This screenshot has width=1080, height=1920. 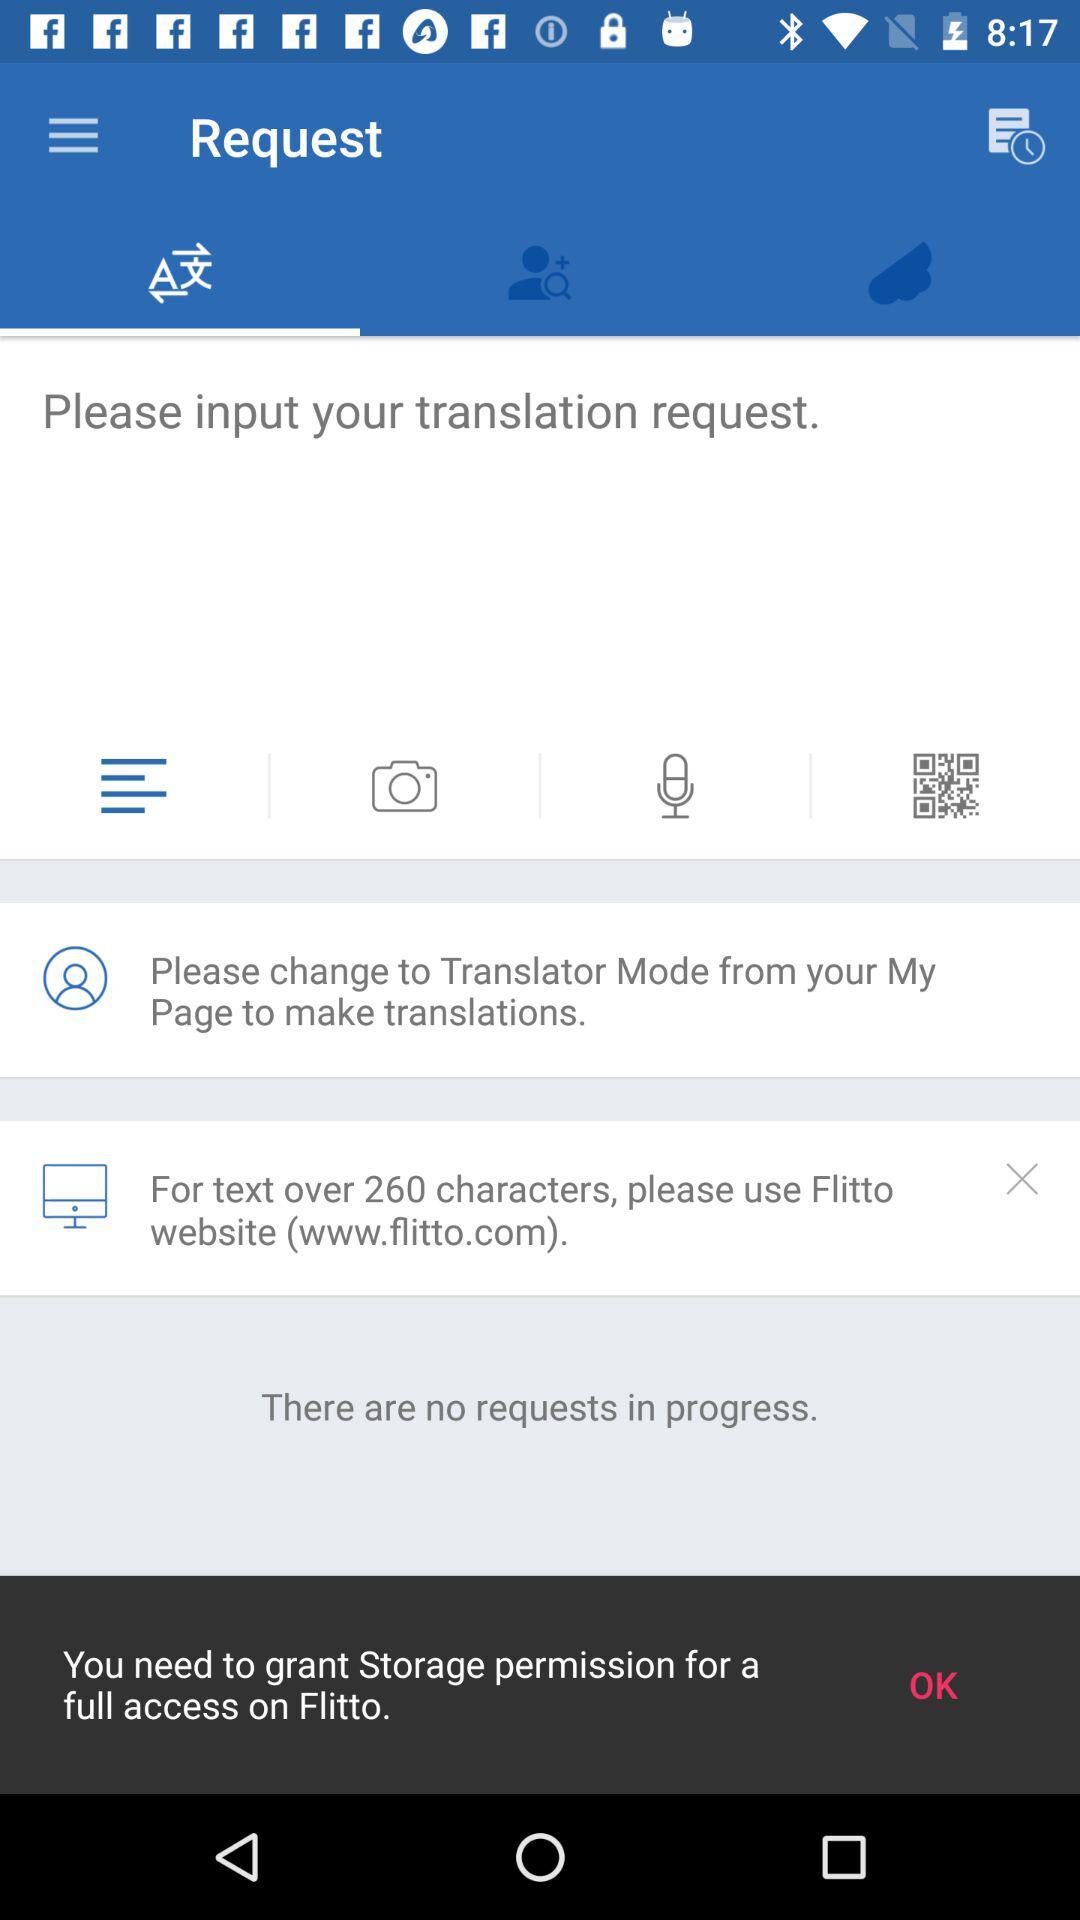 I want to click on the app next to the request, so click(x=72, y=135).